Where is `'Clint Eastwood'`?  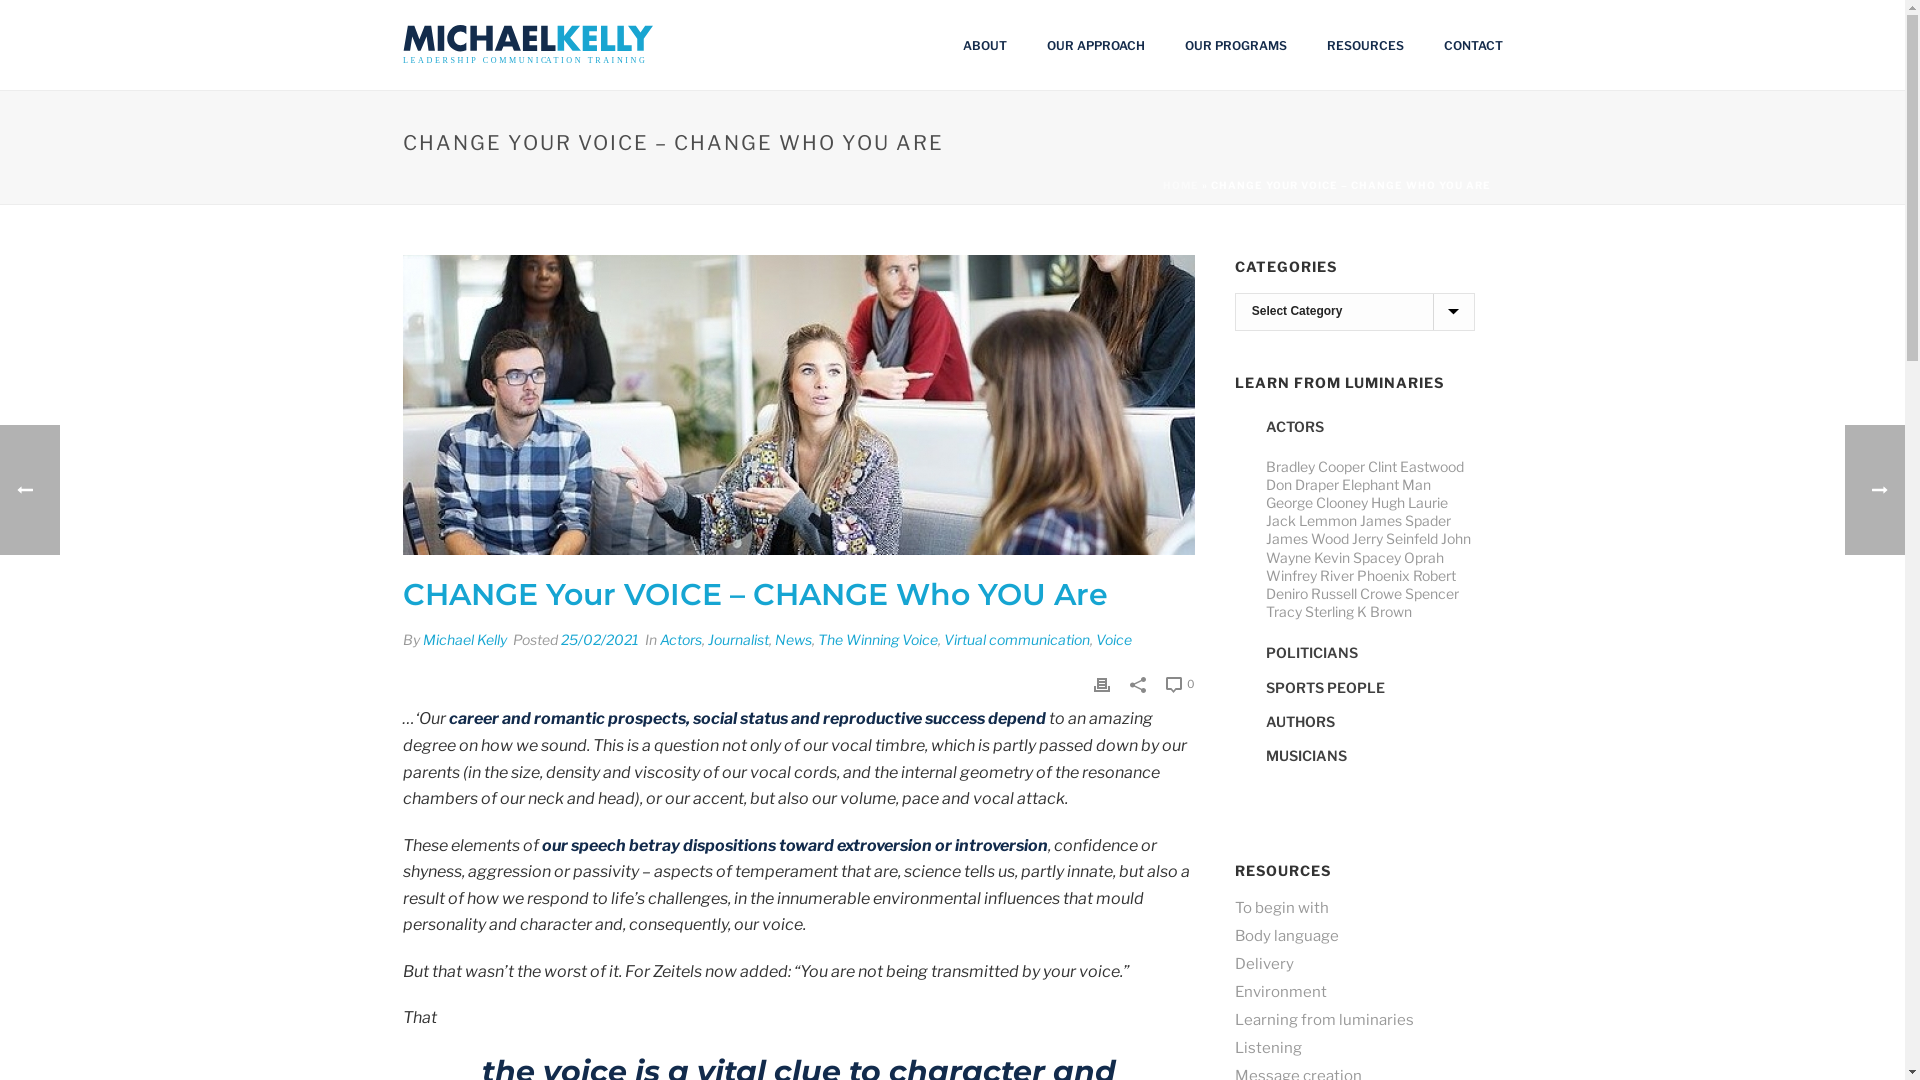 'Clint Eastwood' is located at coordinates (1415, 466).